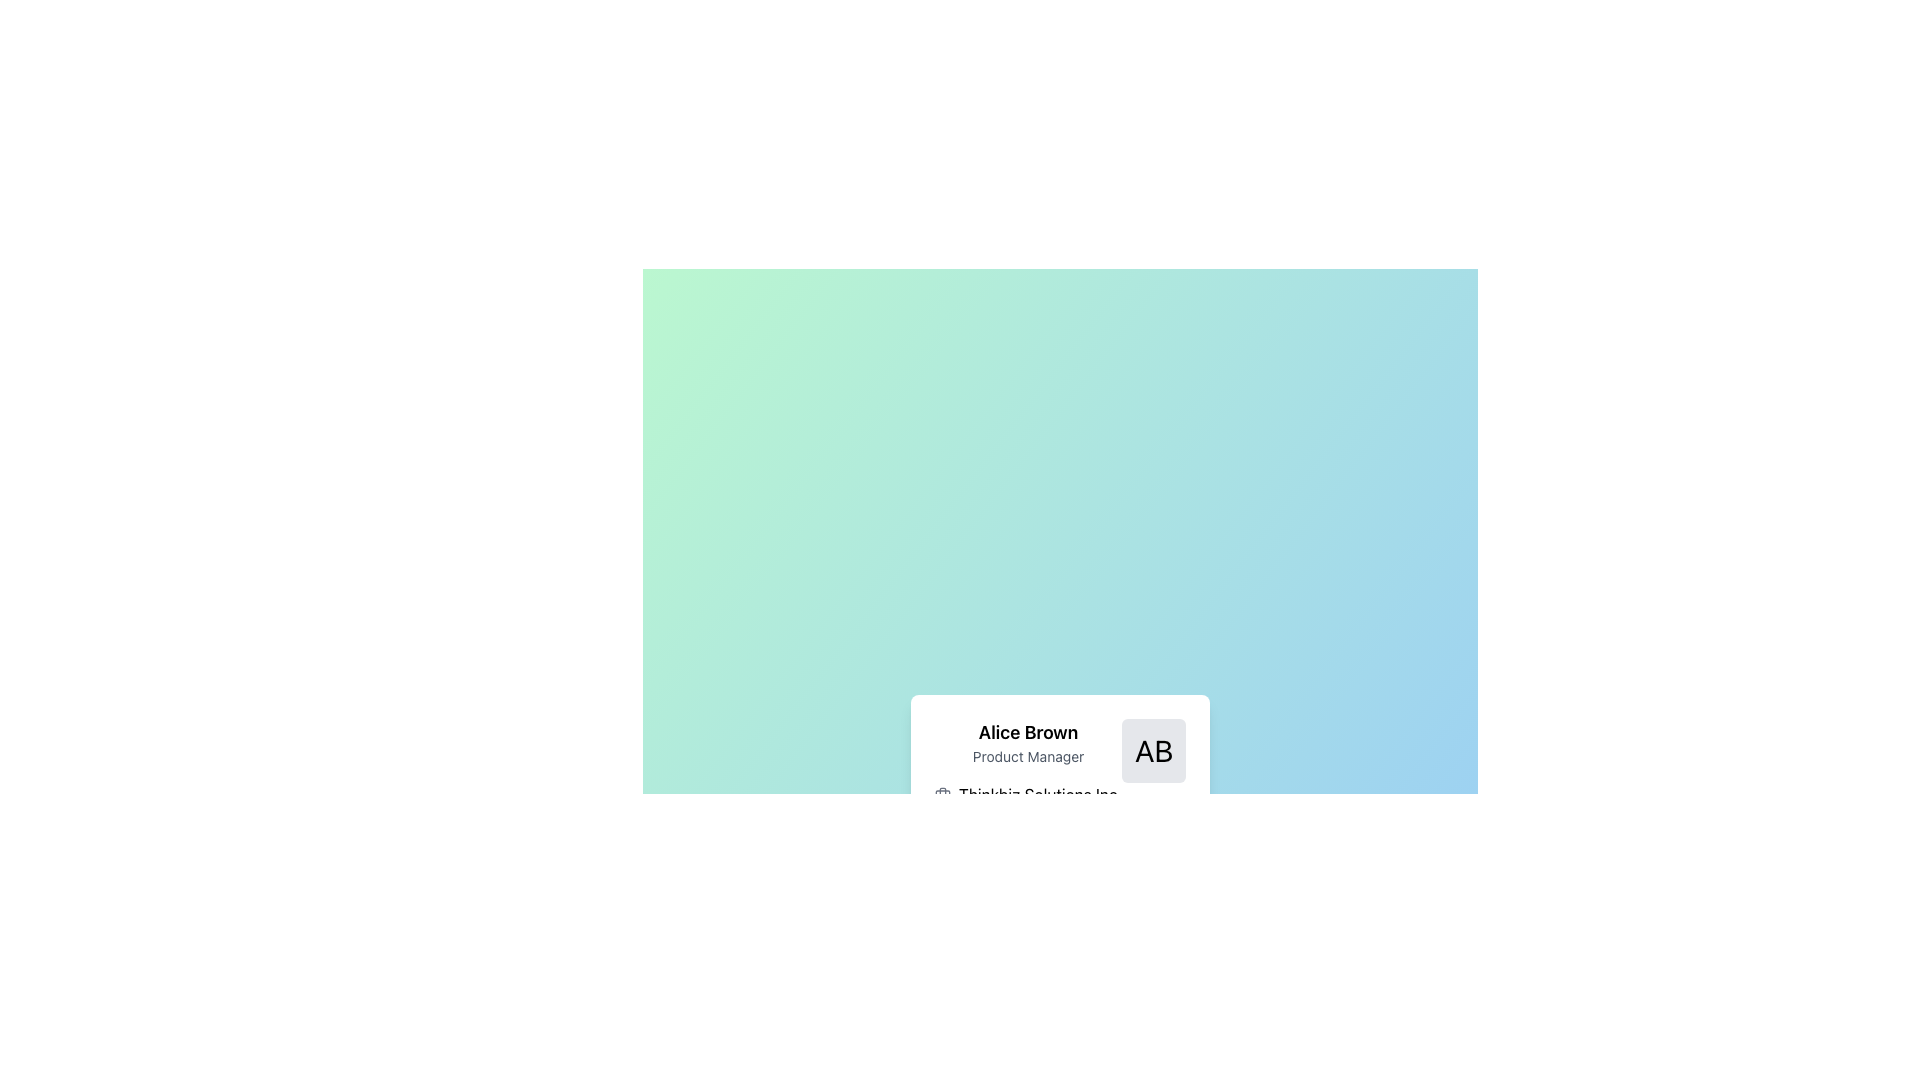 The height and width of the screenshot is (1080, 1920). Describe the element at coordinates (1028, 793) in the screenshot. I see `text label displaying the company name associated with Alice Brown, positioned below her name and title in the content block` at that location.